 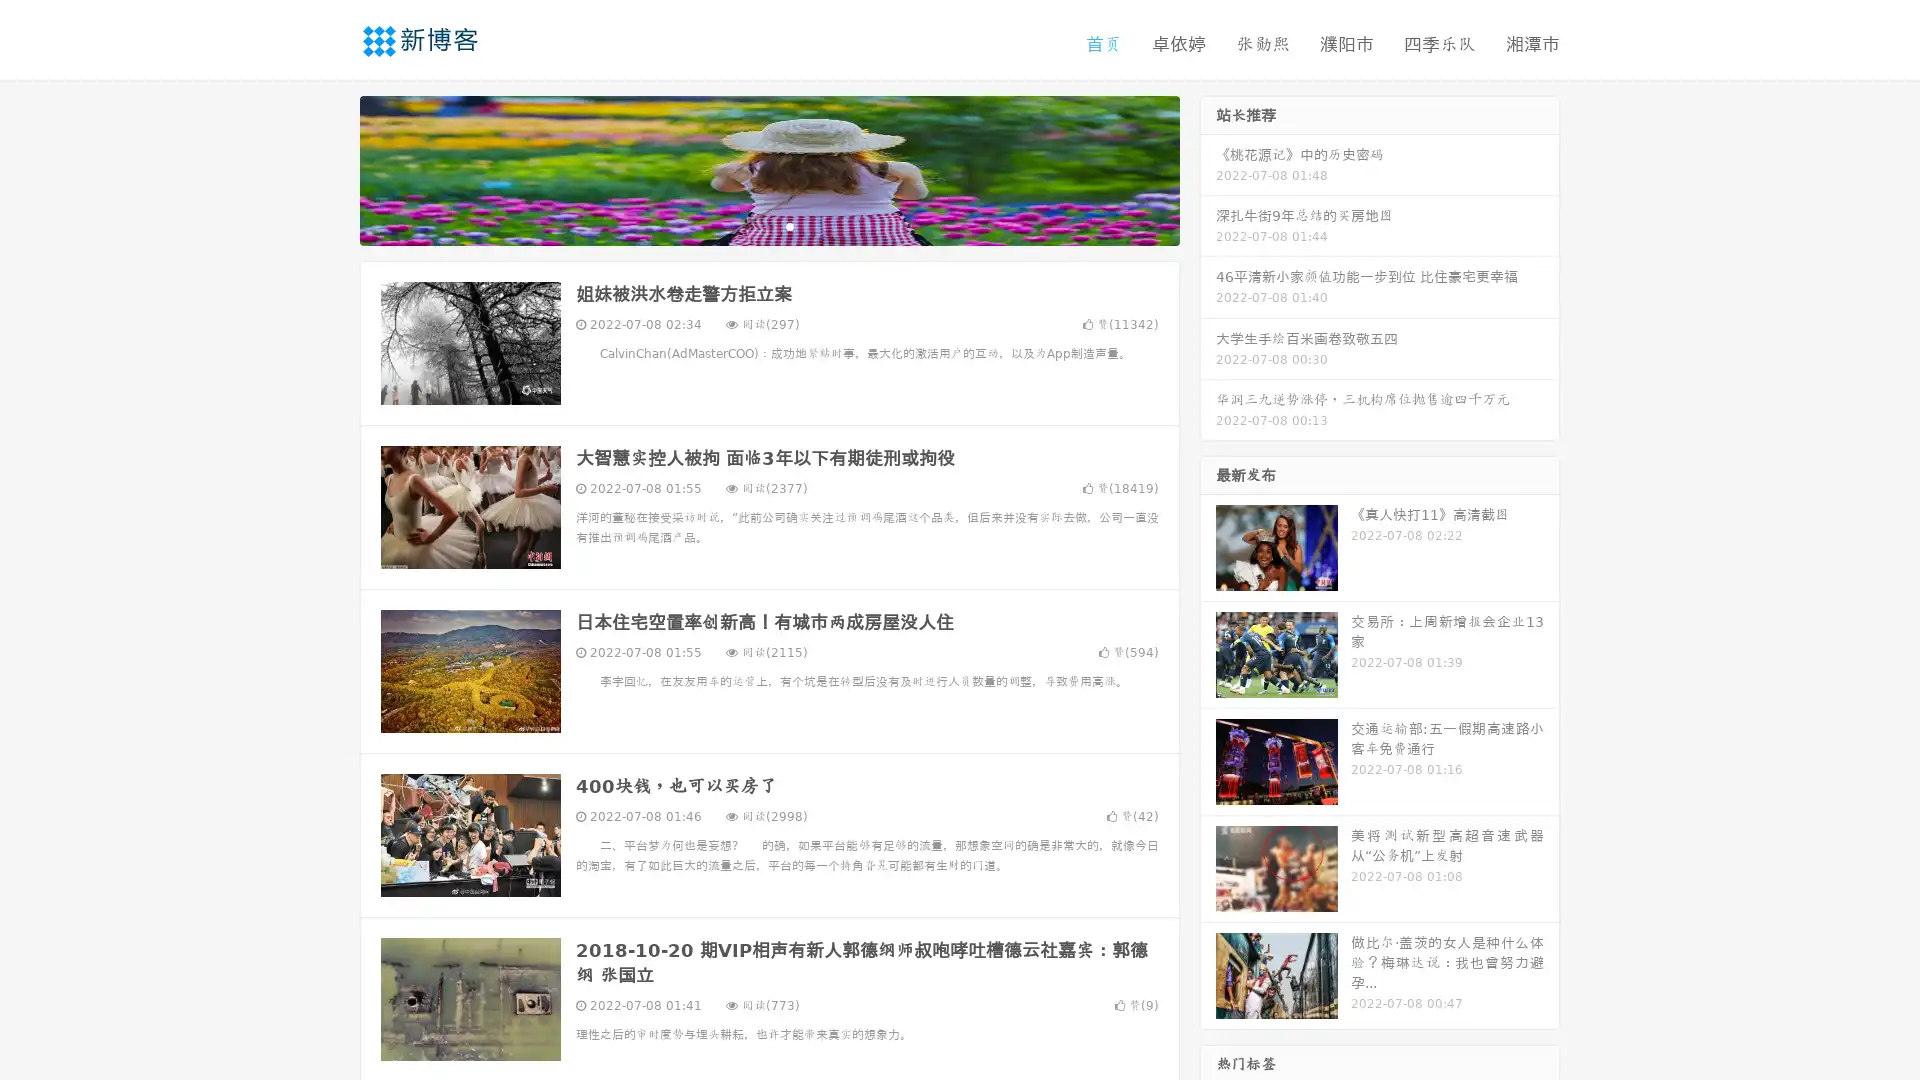 What do you see at coordinates (768, 225) in the screenshot?
I see `Go to slide 2` at bounding box center [768, 225].